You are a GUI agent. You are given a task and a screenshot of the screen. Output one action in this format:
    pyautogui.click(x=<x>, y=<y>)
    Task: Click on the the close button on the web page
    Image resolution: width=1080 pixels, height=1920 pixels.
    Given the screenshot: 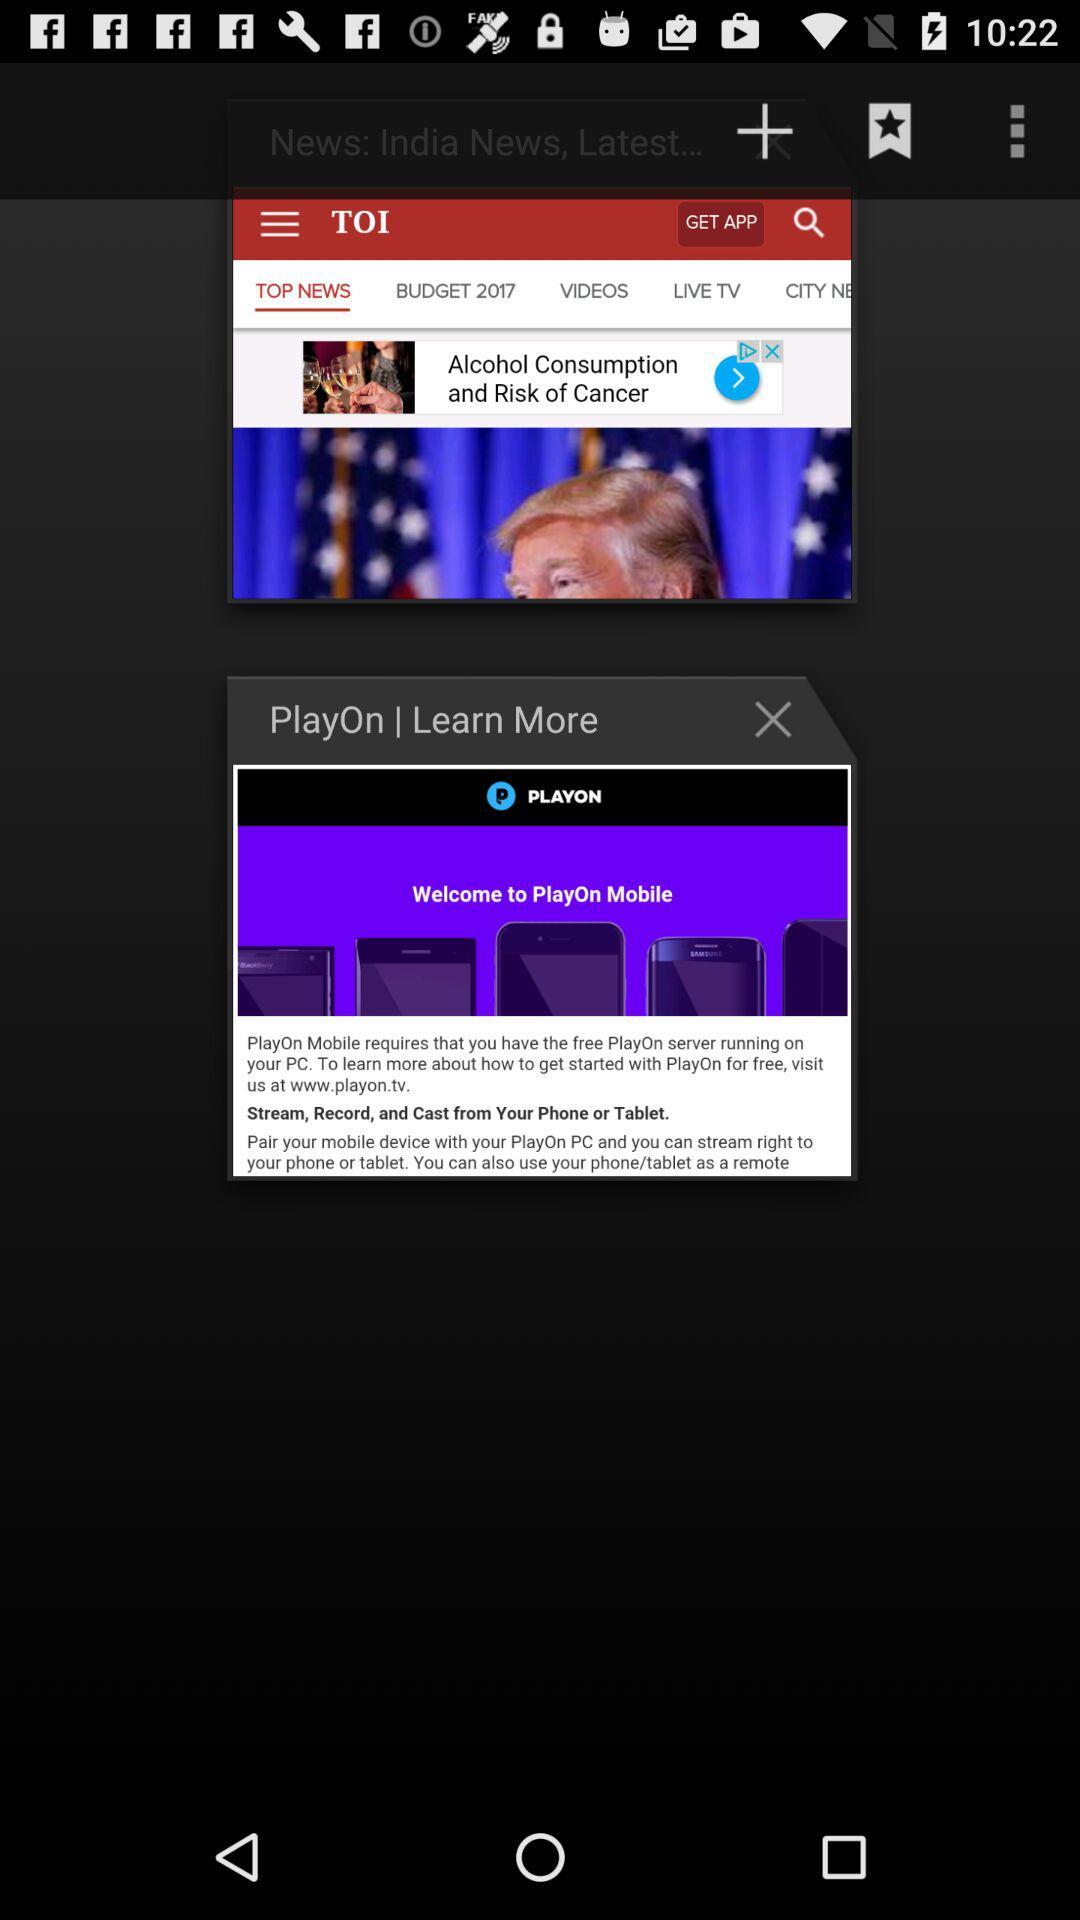 What is the action you would take?
    pyautogui.click(x=782, y=719)
    